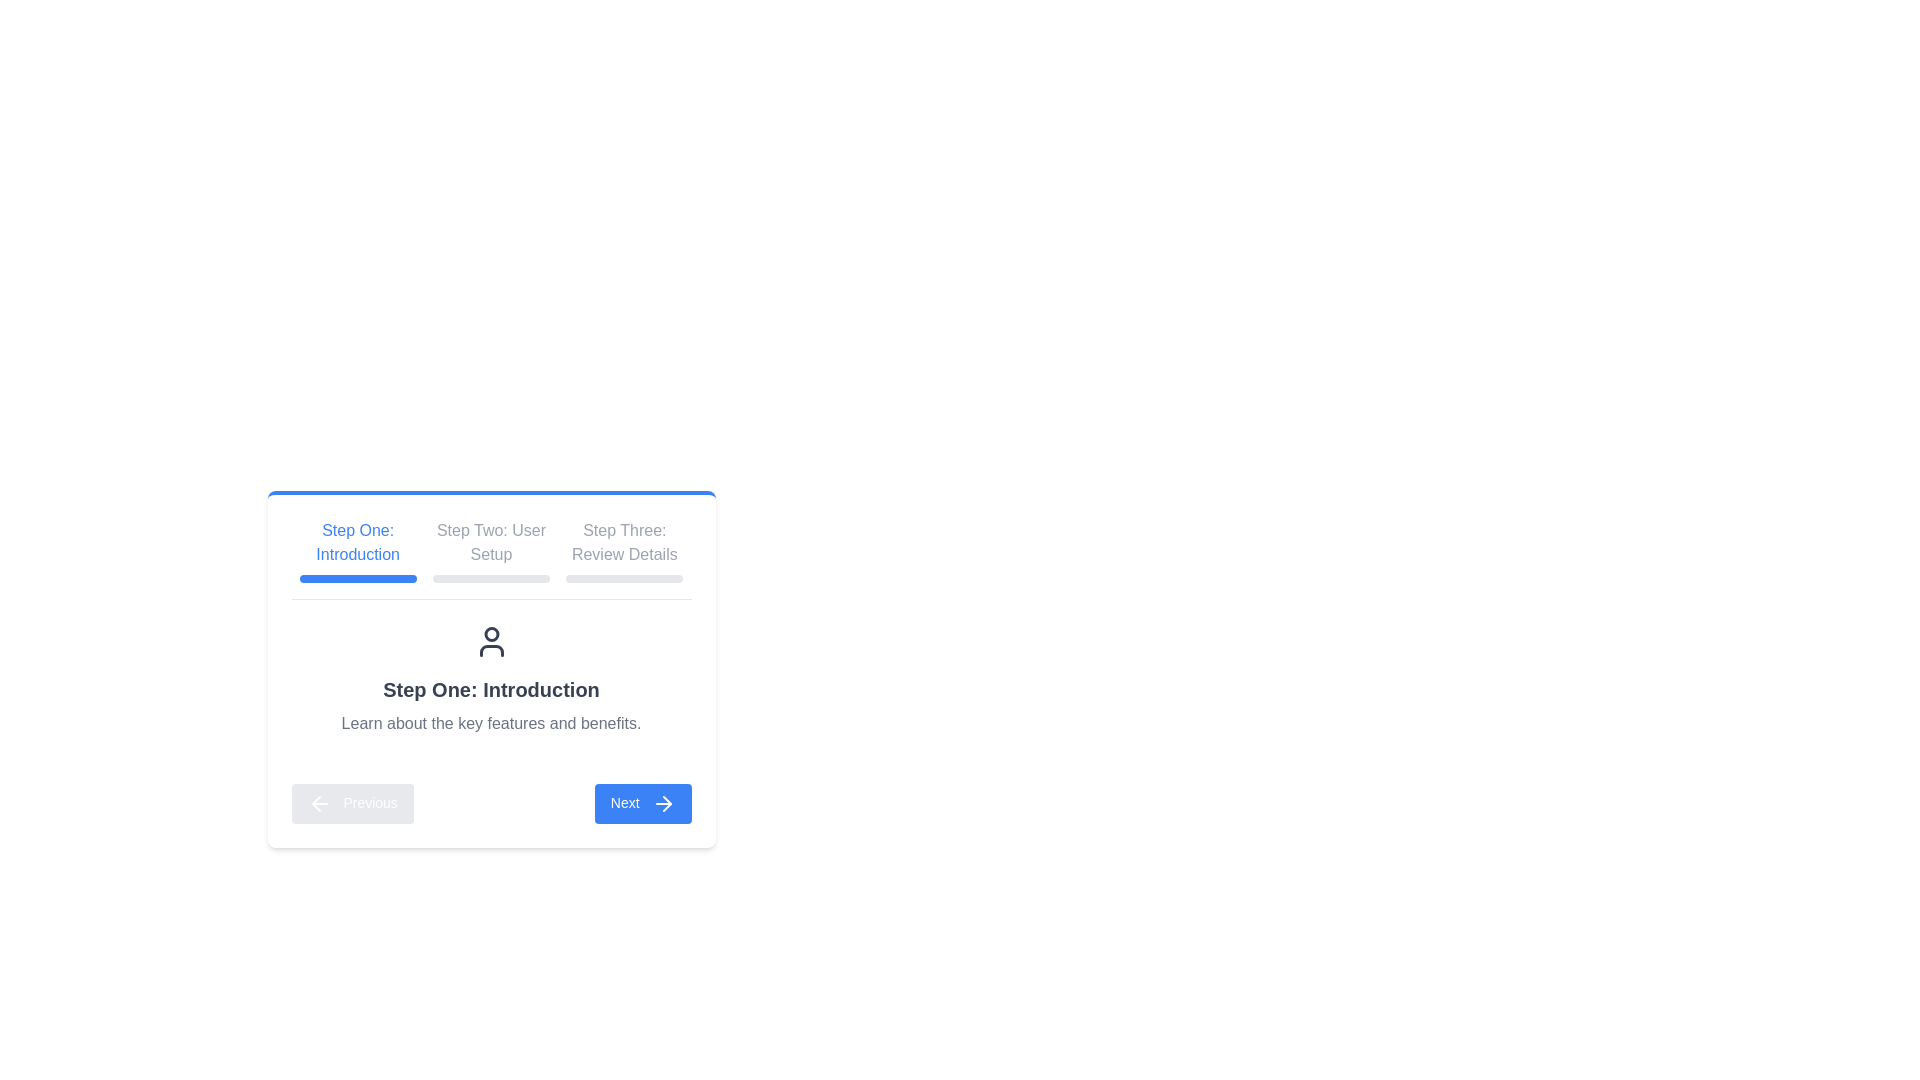 This screenshot has width=1920, height=1080. Describe the element at coordinates (491, 641) in the screenshot. I see `the user icon styled with a circular head and shoulders, located above the heading 'Step One: Introduction'` at that location.